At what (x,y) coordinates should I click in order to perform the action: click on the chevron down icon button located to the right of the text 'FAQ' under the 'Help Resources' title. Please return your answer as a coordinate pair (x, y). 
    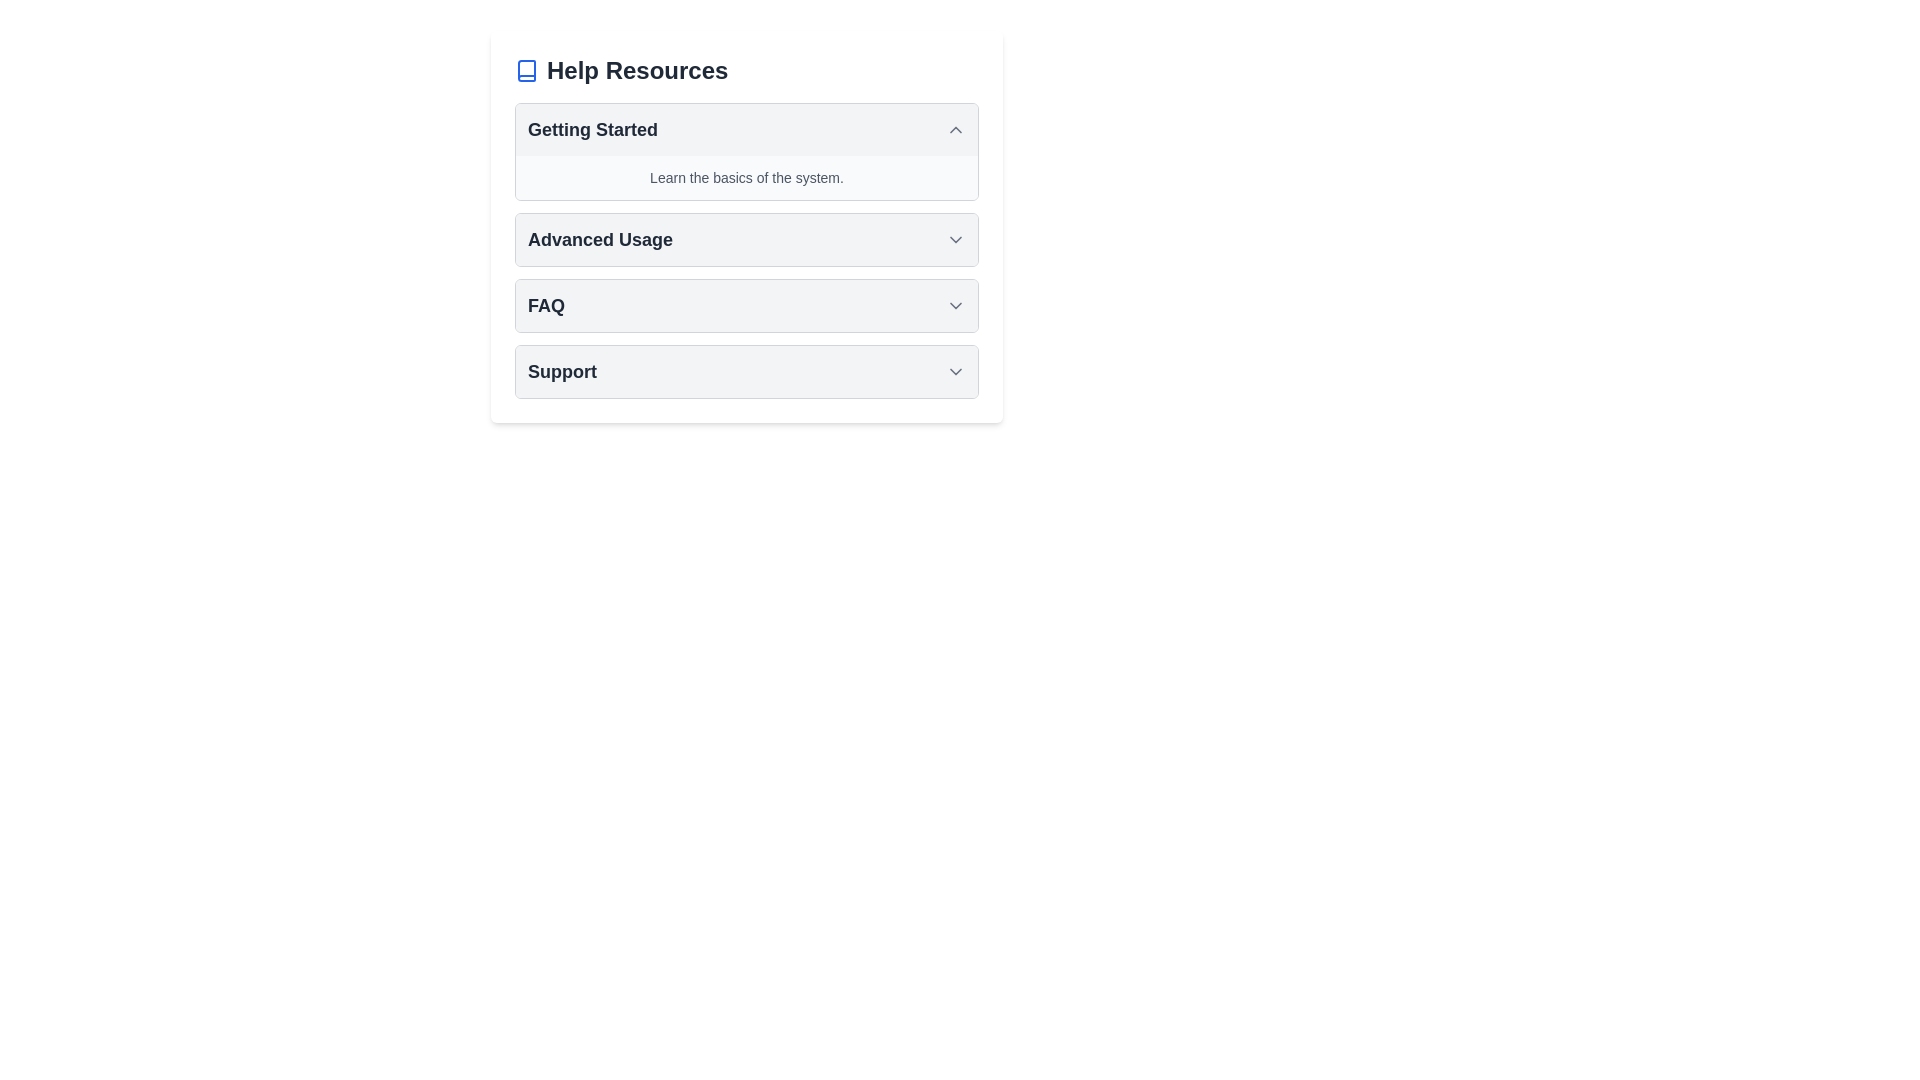
    Looking at the image, I should click on (954, 305).